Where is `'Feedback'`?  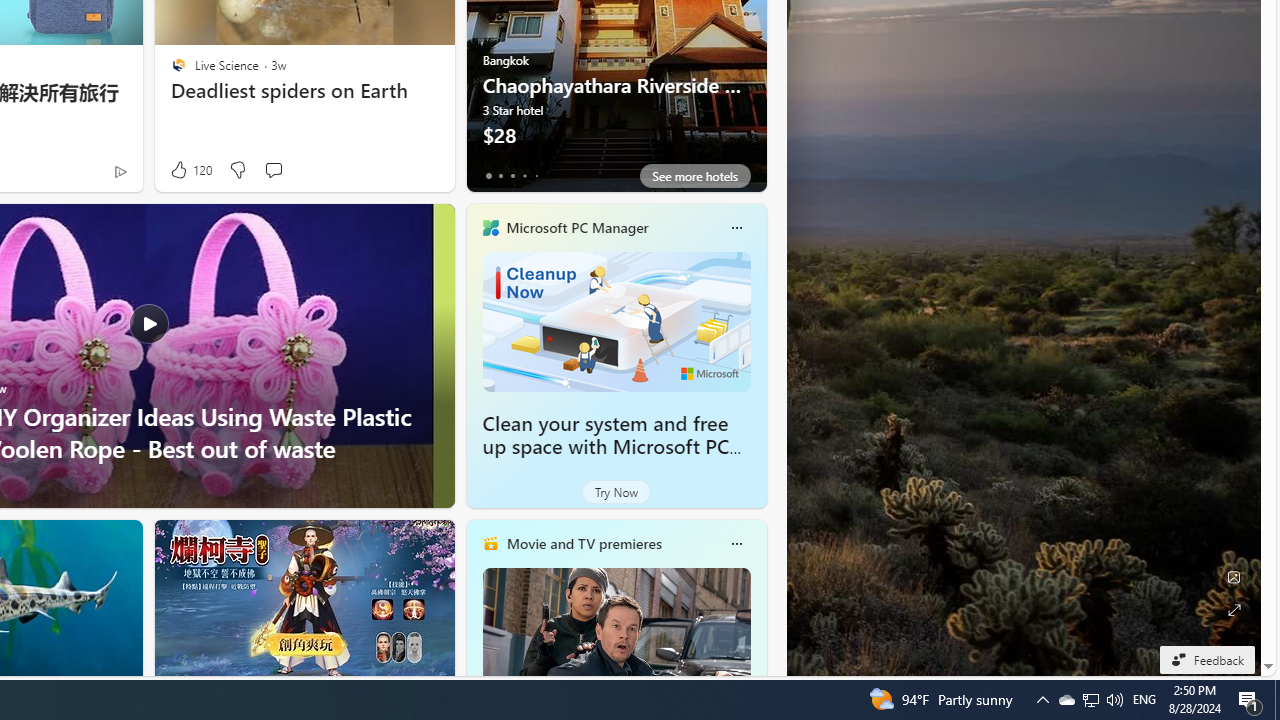
'Feedback' is located at coordinates (1205, 659).